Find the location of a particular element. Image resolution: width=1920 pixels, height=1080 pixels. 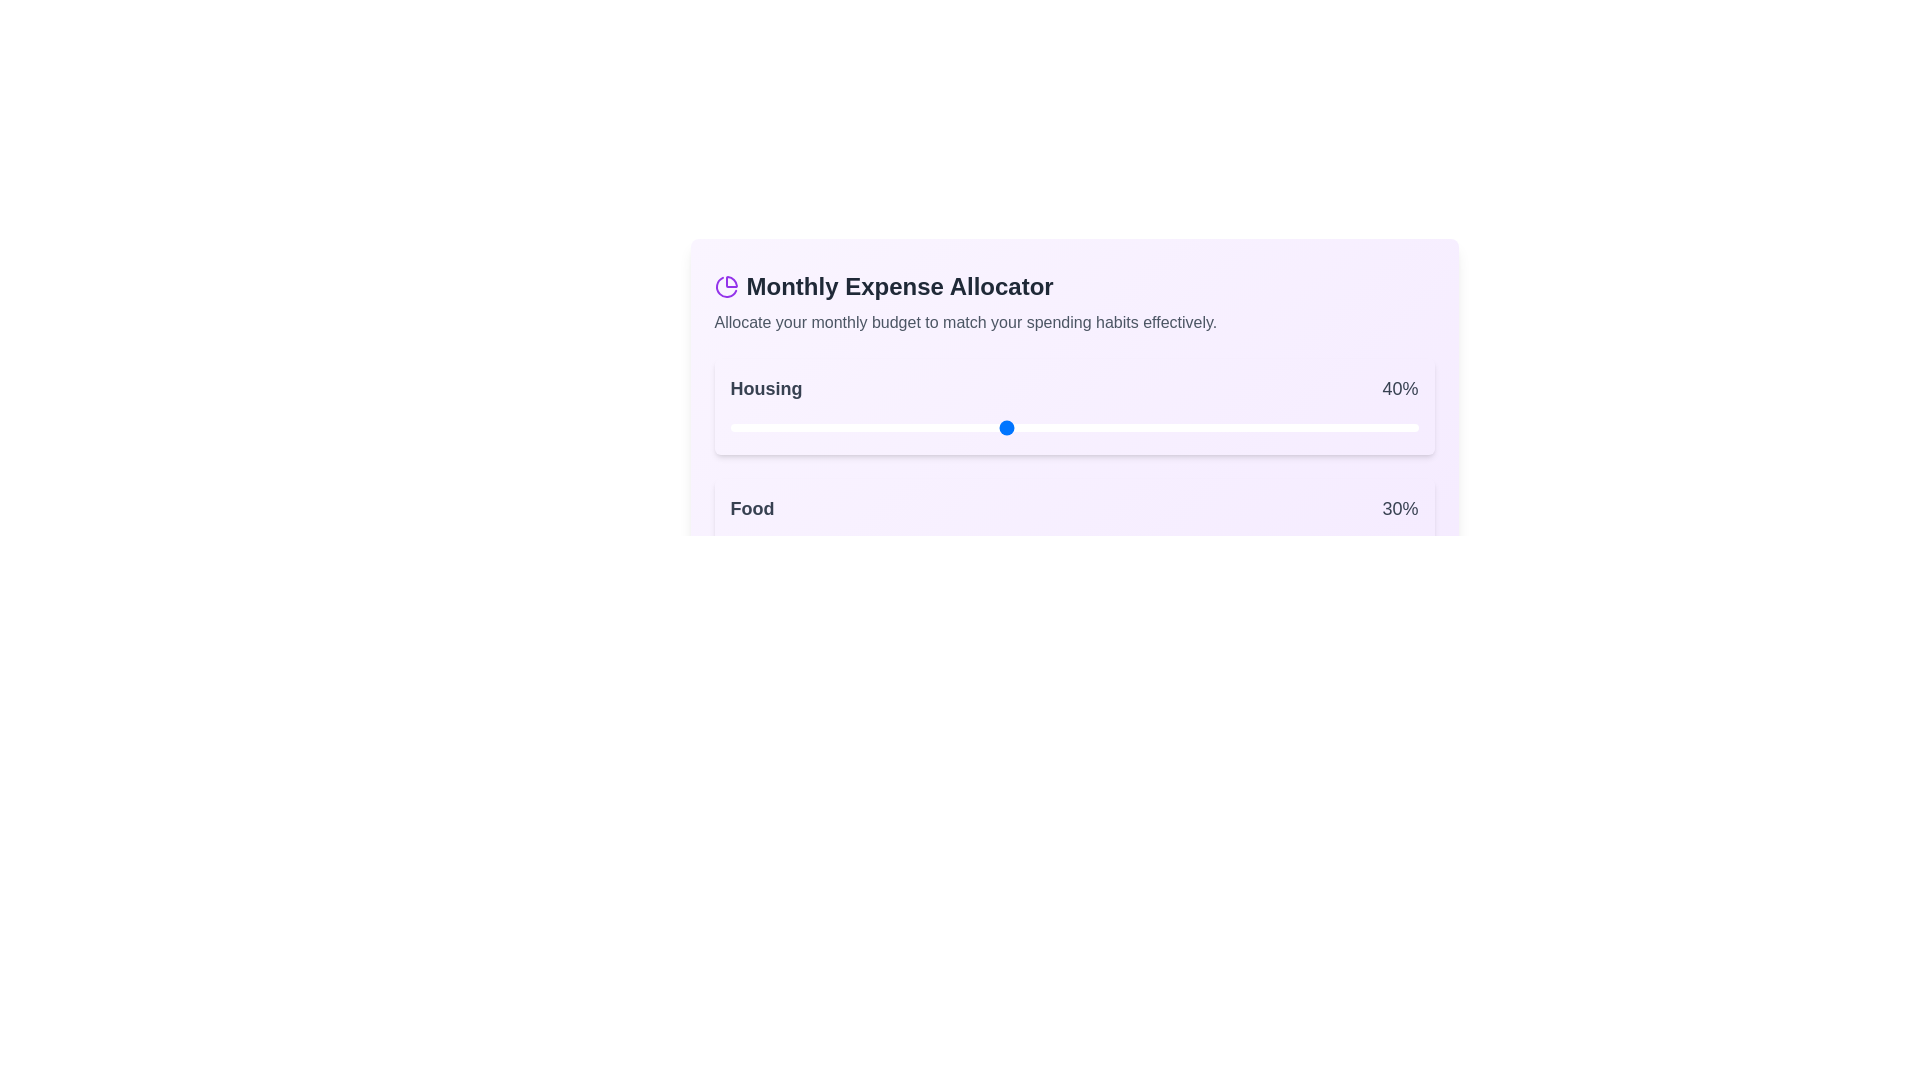

the value of the 'Housing' percentage slider is located at coordinates (736, 427).